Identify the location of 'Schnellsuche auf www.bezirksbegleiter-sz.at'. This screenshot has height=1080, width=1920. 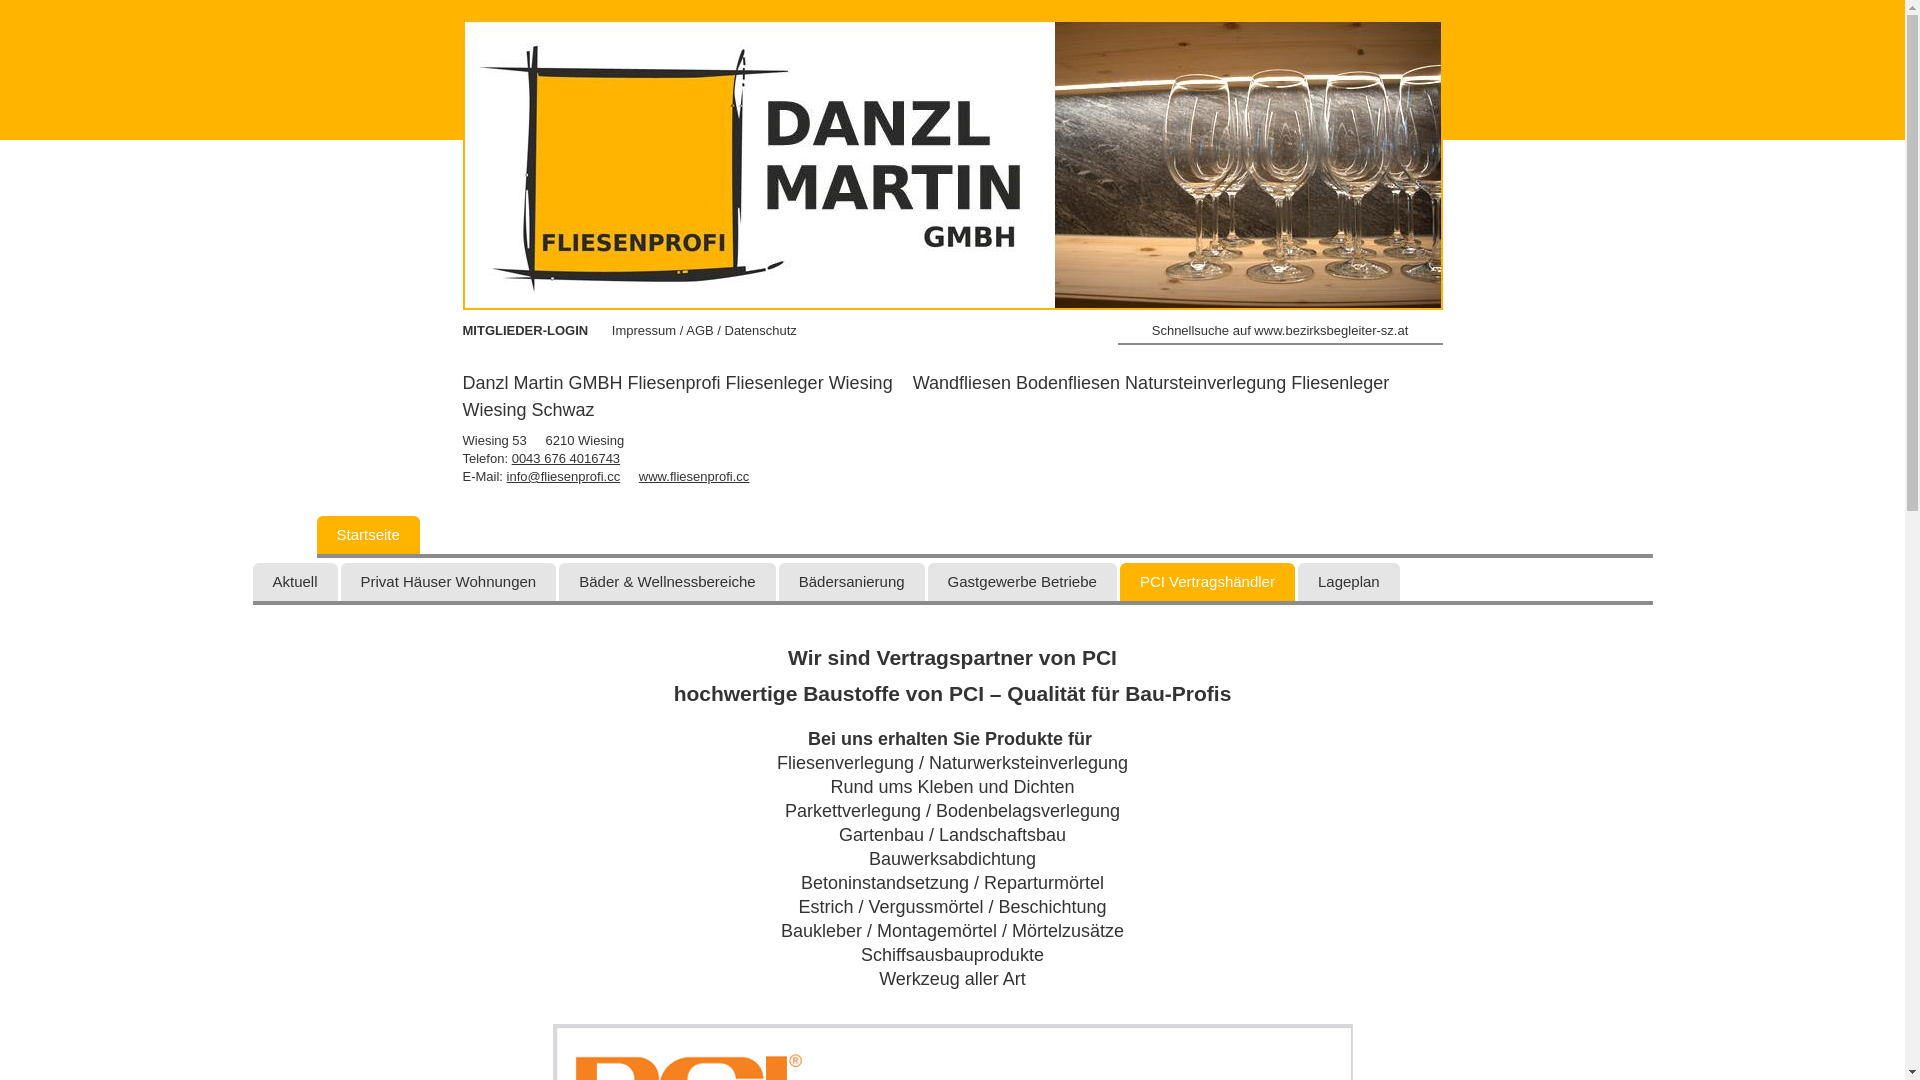
(1280, 332).